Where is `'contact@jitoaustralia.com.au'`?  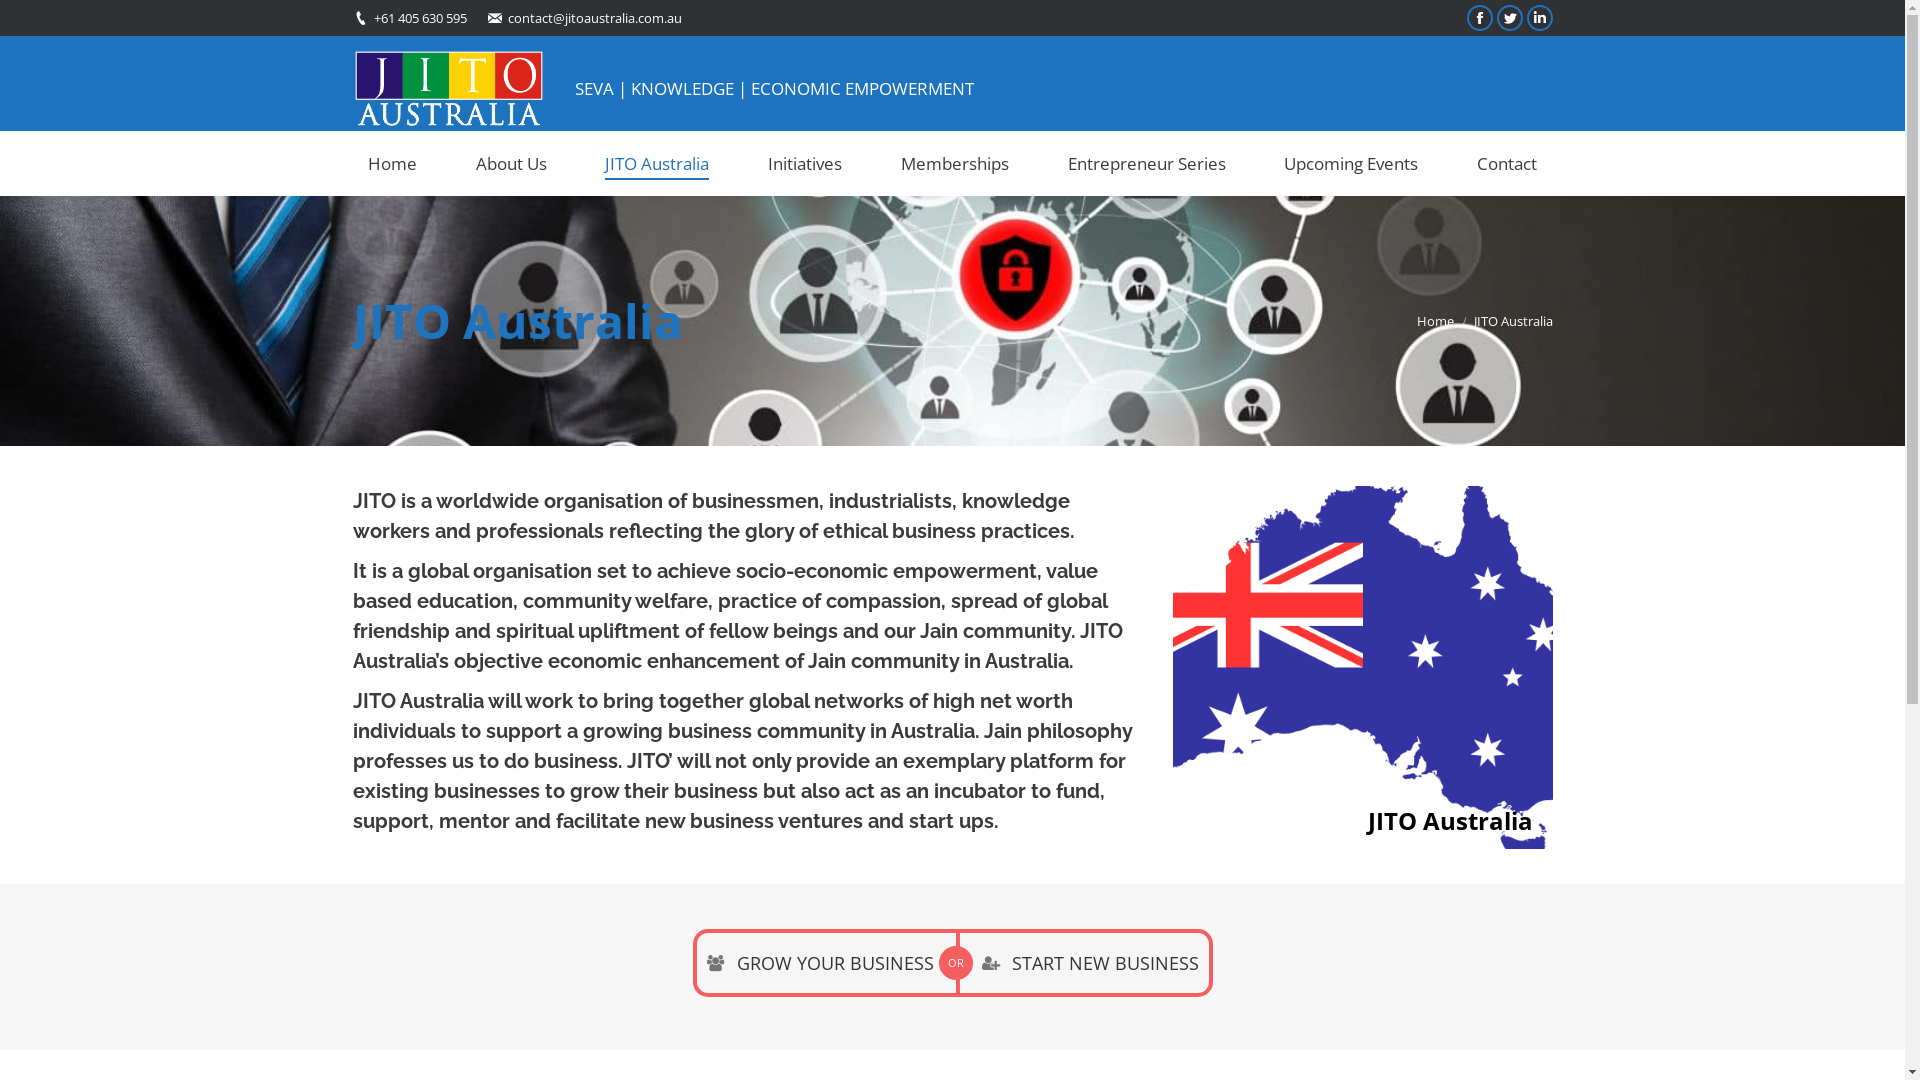
'contact@jitoaustralia.com.au' is located at coordinates (594, 17).